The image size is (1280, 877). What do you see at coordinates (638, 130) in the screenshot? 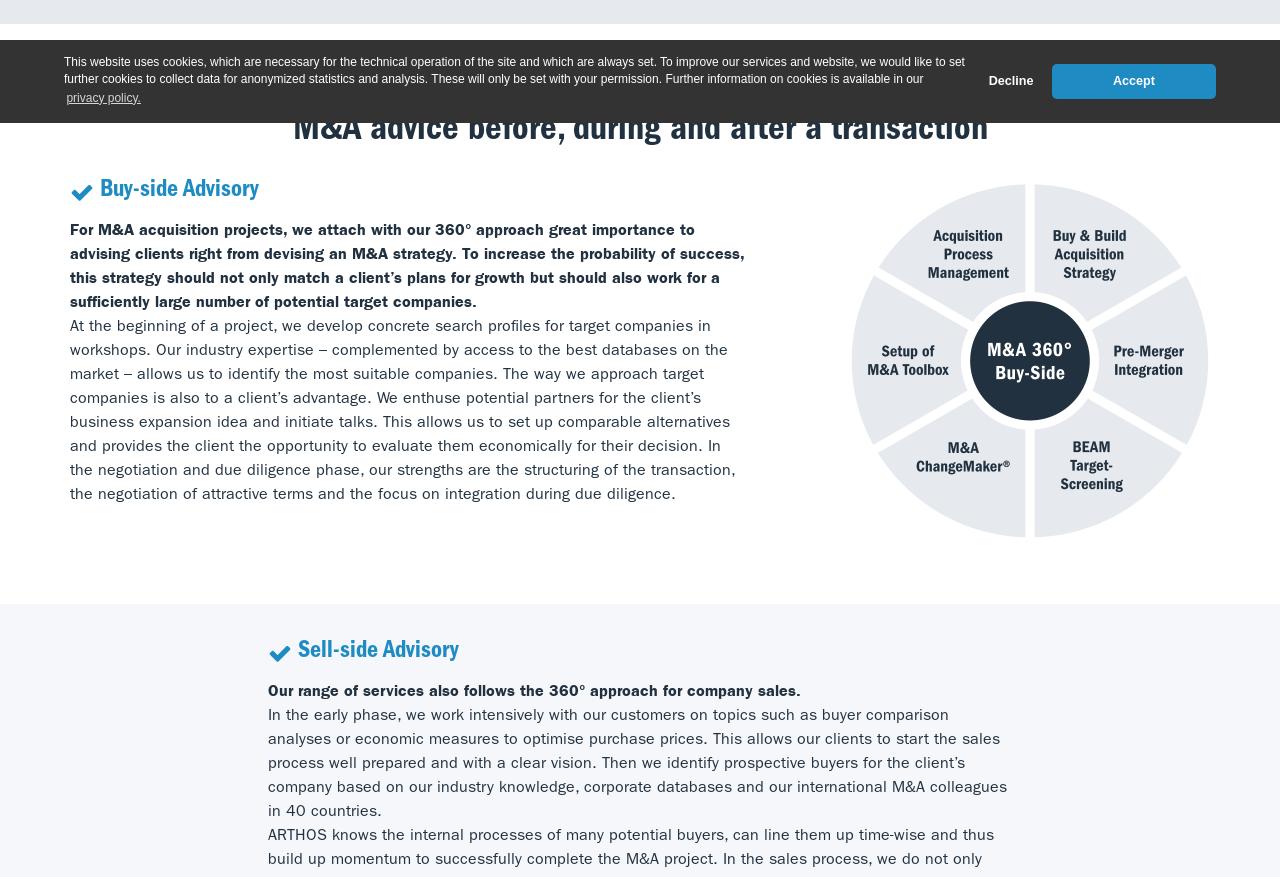
I see `'M&A advice before, during and after a transaction'` at bounding box center [638, 130].